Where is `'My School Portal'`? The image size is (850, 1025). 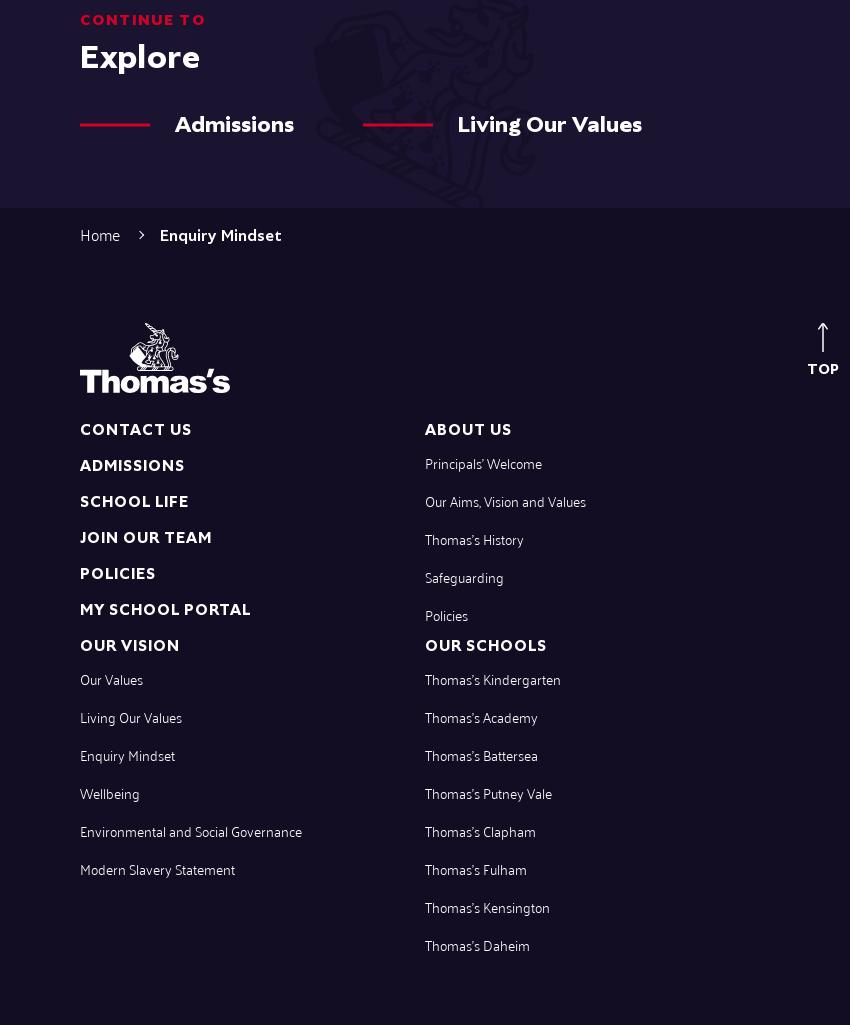
'My School Portal' is located at coordinates (165, 608).